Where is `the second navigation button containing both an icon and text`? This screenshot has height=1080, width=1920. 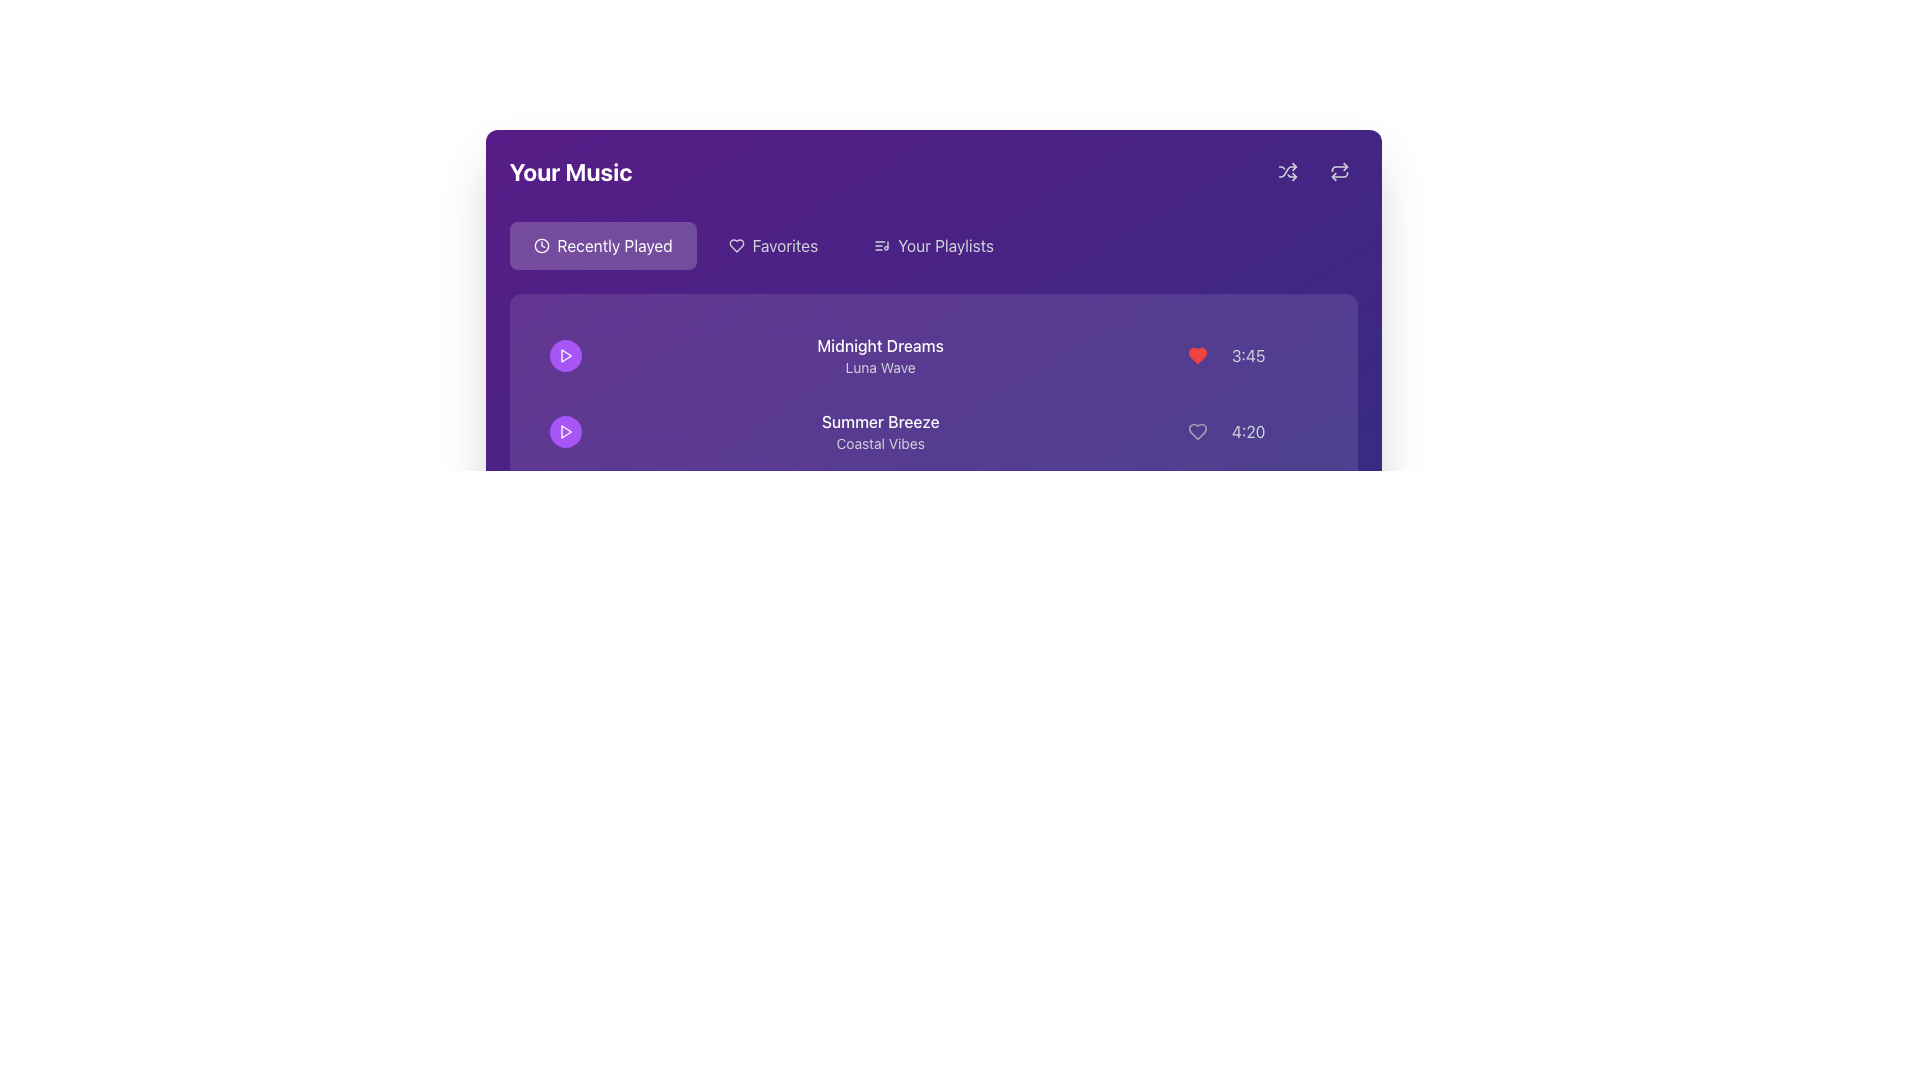 the second navigation button containing both an icon and text is located at coordinates (772, 245).